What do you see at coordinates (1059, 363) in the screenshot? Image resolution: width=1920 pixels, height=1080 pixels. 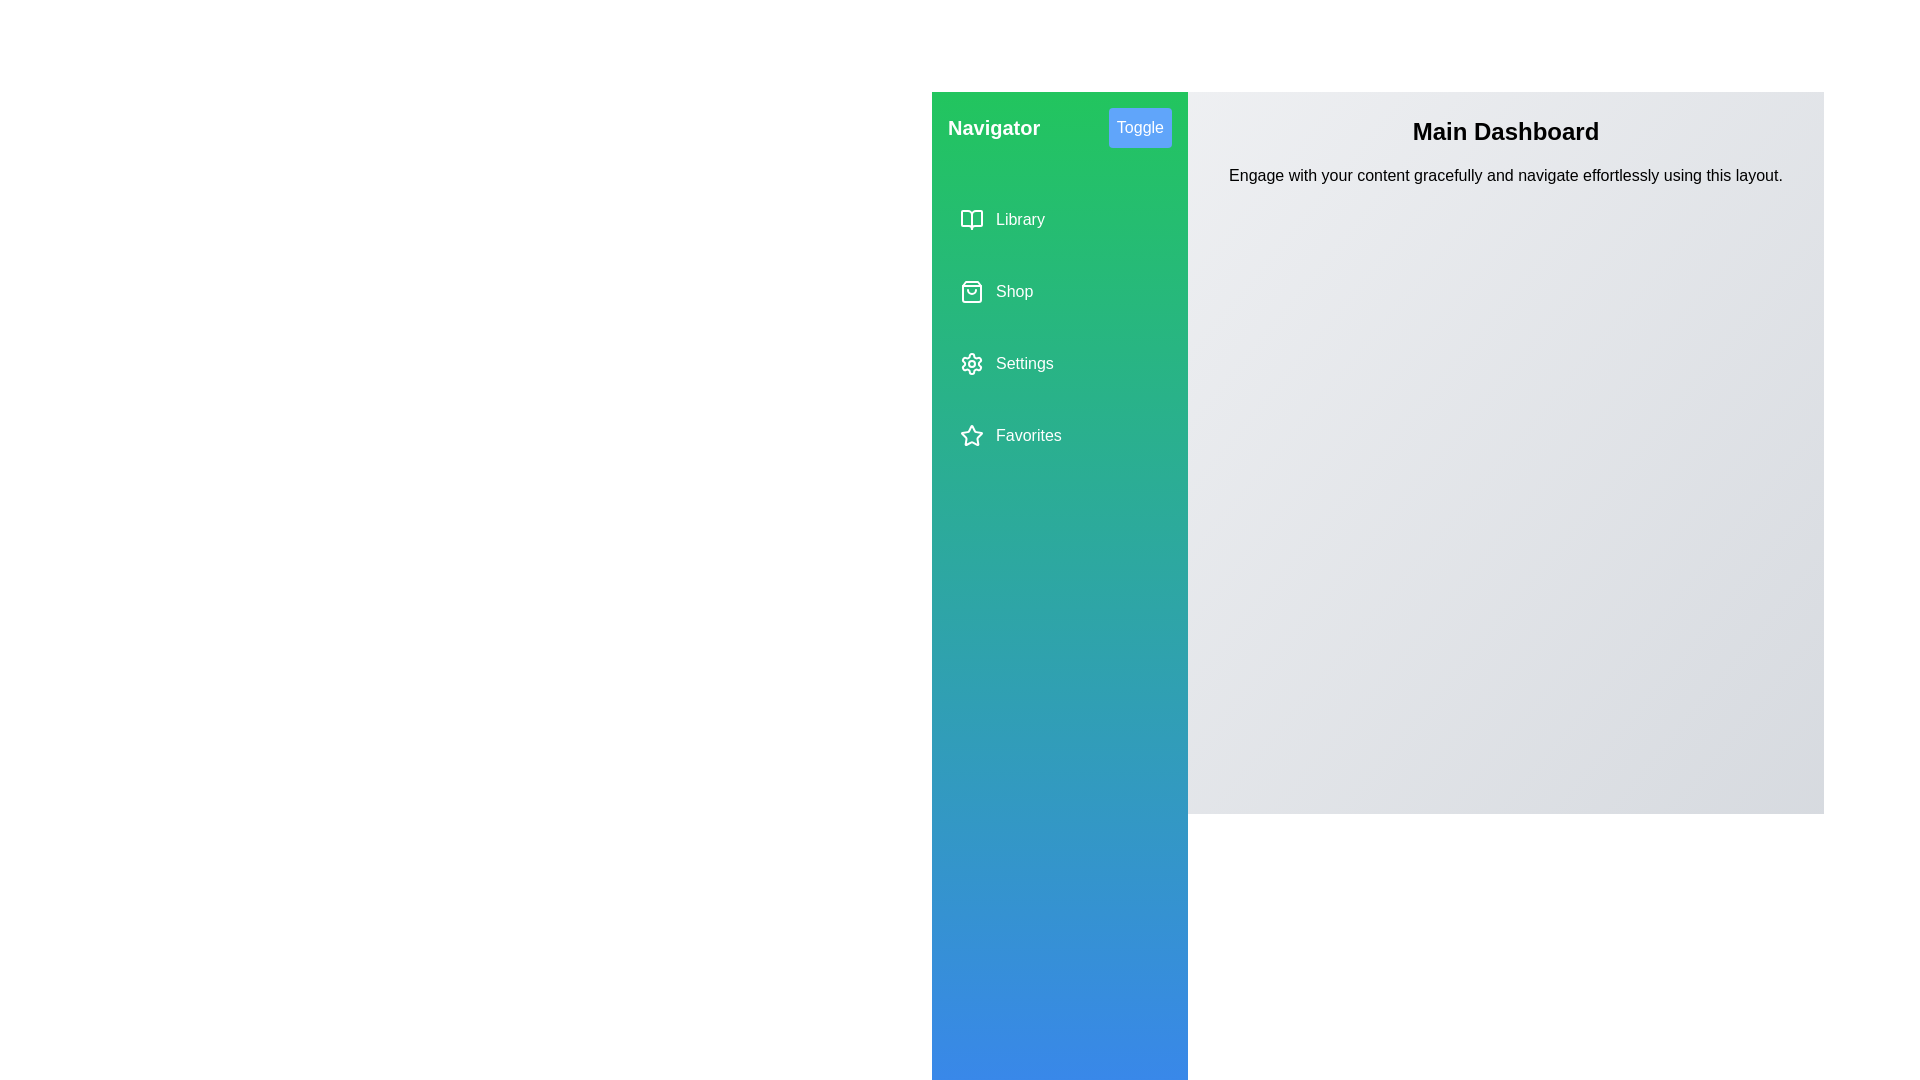 I see `the menu item Settings from the drawer` at bounding box center [1059, 363].